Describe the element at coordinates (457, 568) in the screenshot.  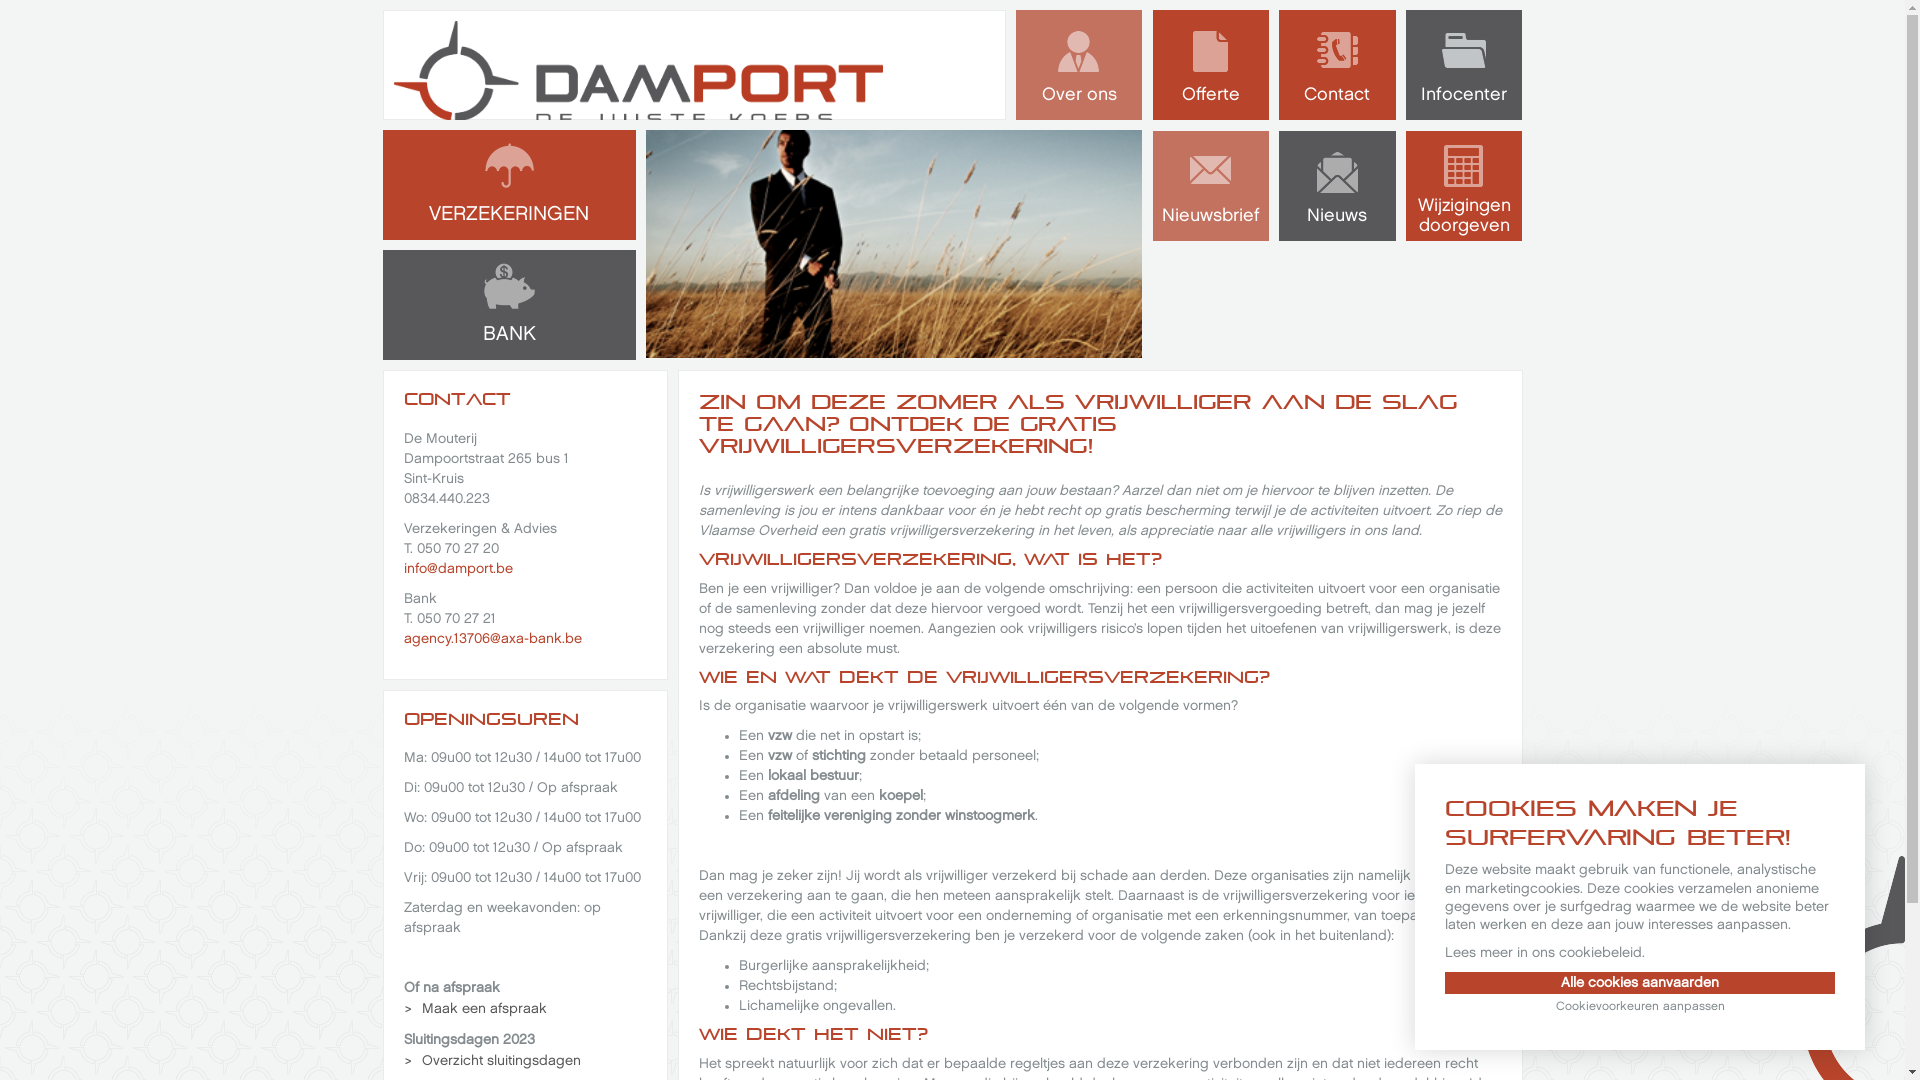
I see `'info@damport.be'` at that location.